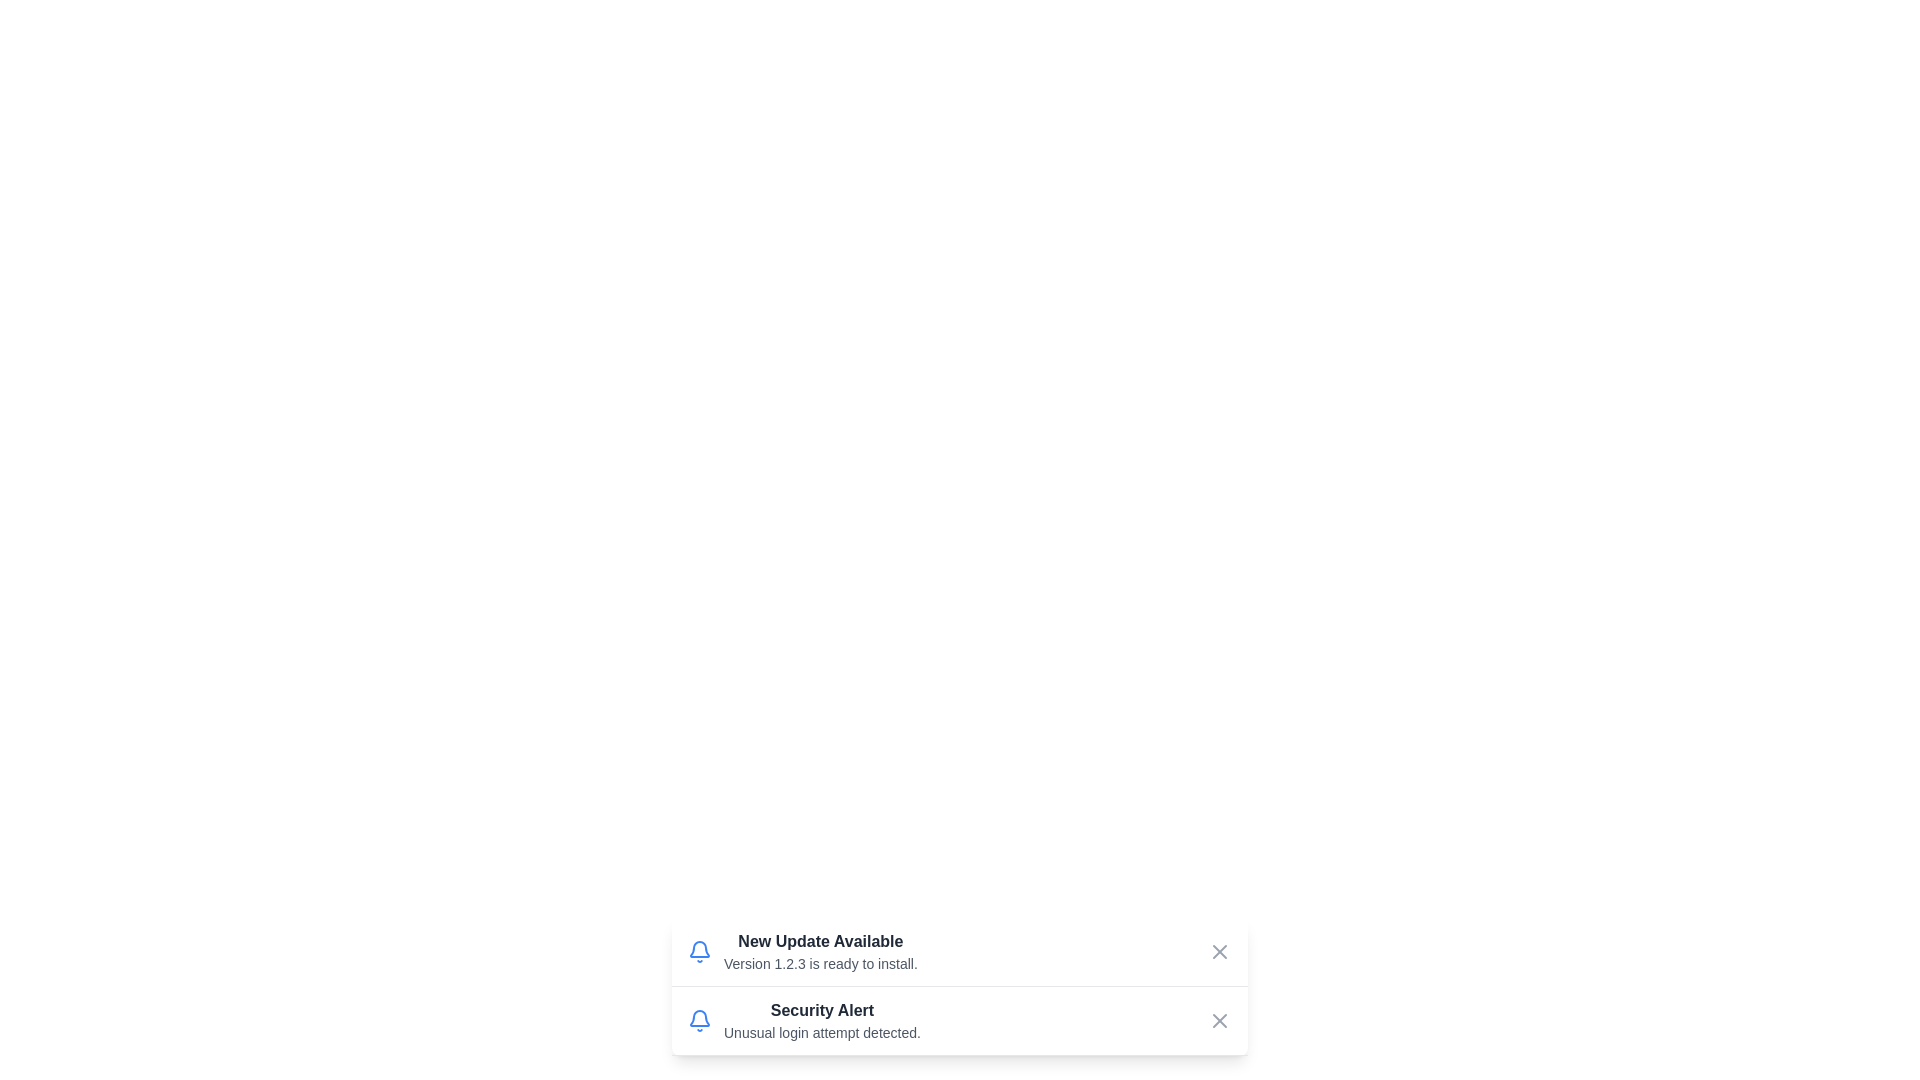 Image resolution: width=1920 pixels, height=1080 pixels. I want to click on close button for the notification titled 'New Update Available', so click(1218, 951).